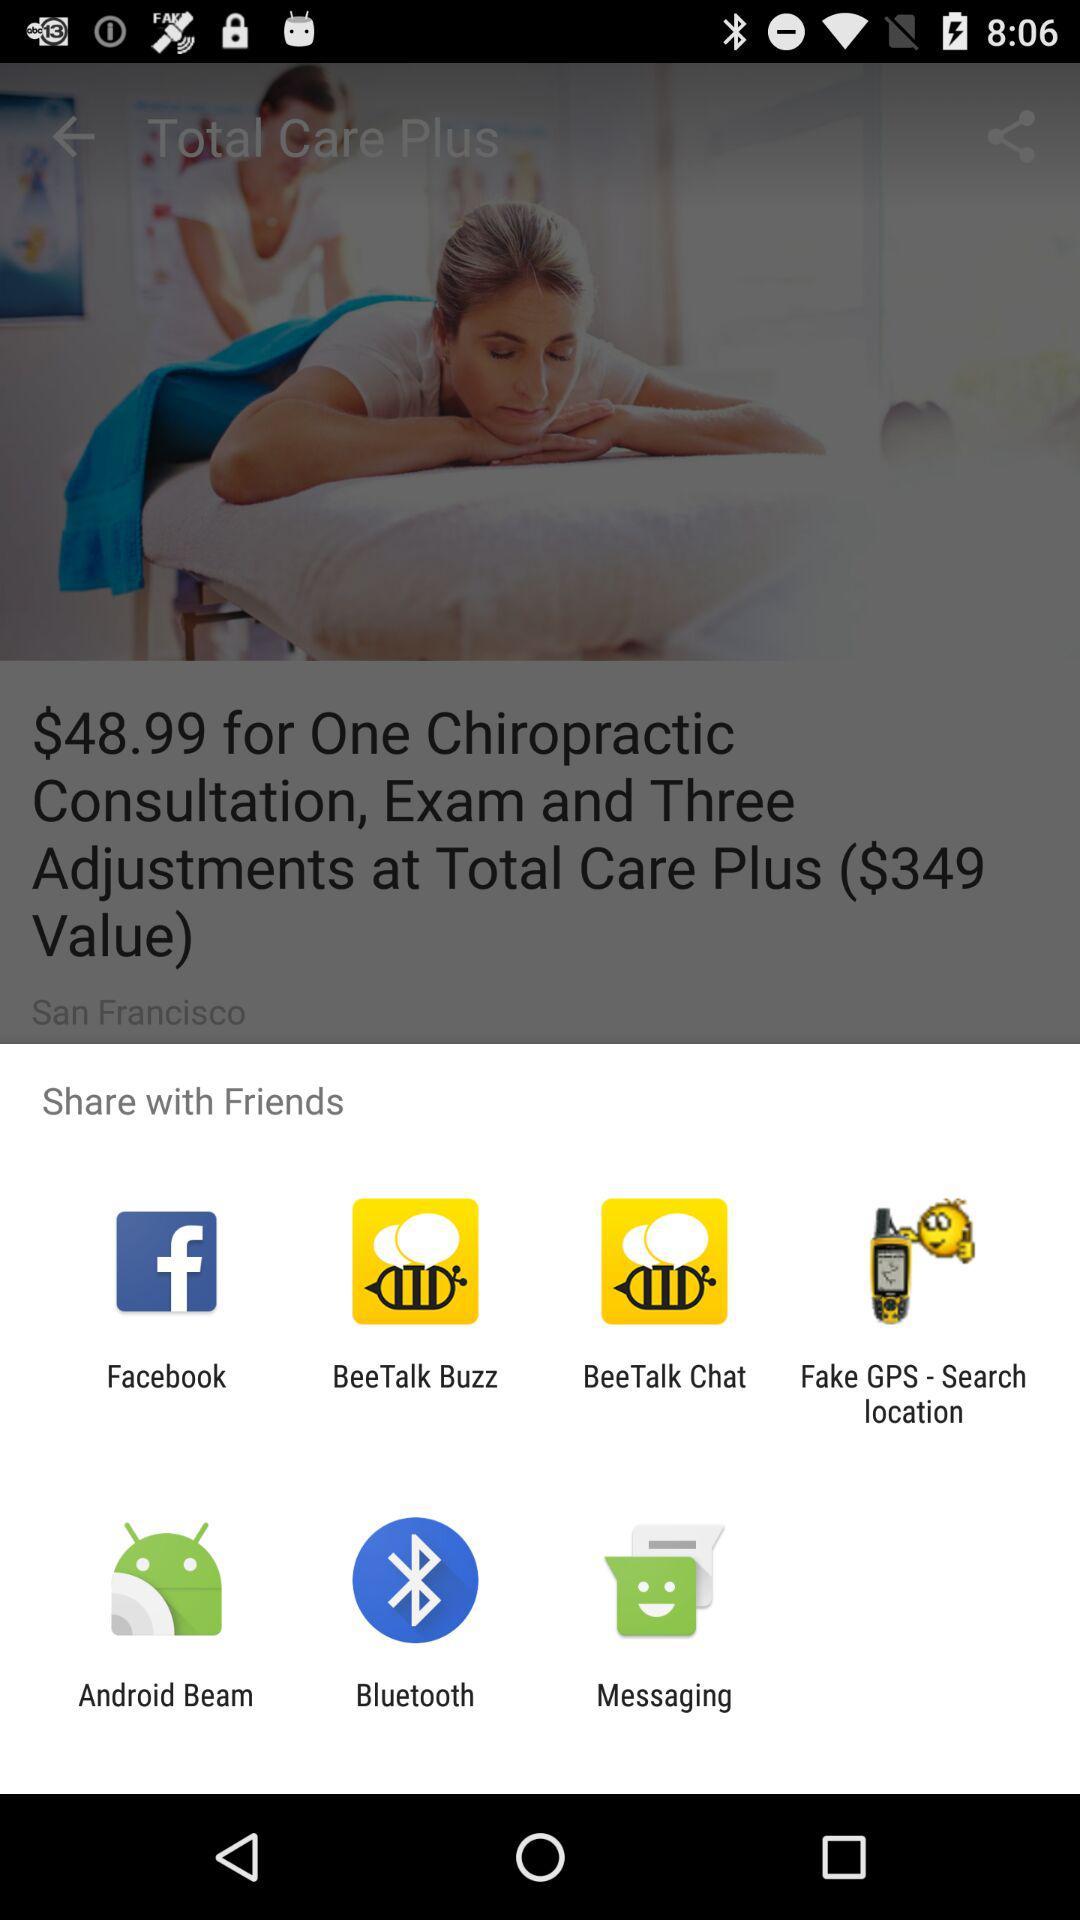 The image size is (1080, 1920). What do you see at coordinates (414, 1711) in the screenshot?
I see `the app next to messaging app` at bounding box center [414, 1711].